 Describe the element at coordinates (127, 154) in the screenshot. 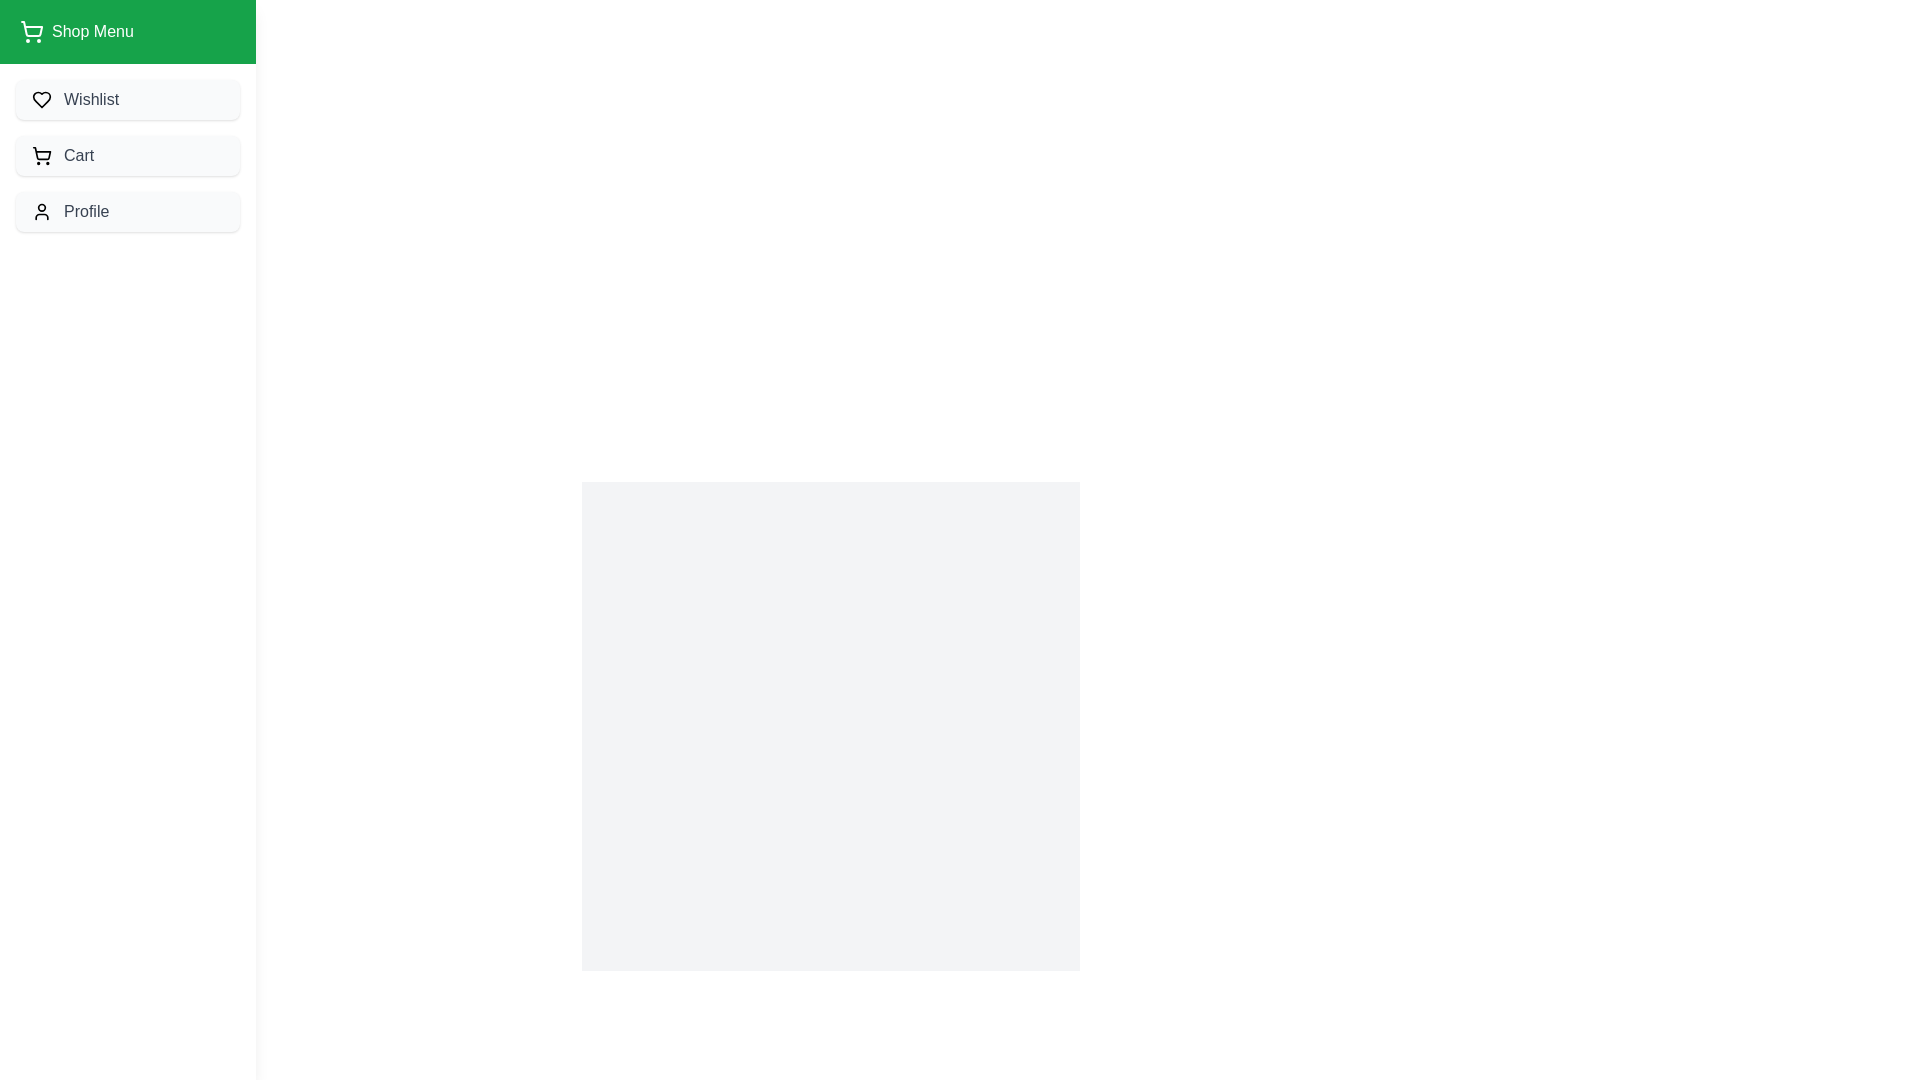

I see `the navigation drawer item Cart` at that location.